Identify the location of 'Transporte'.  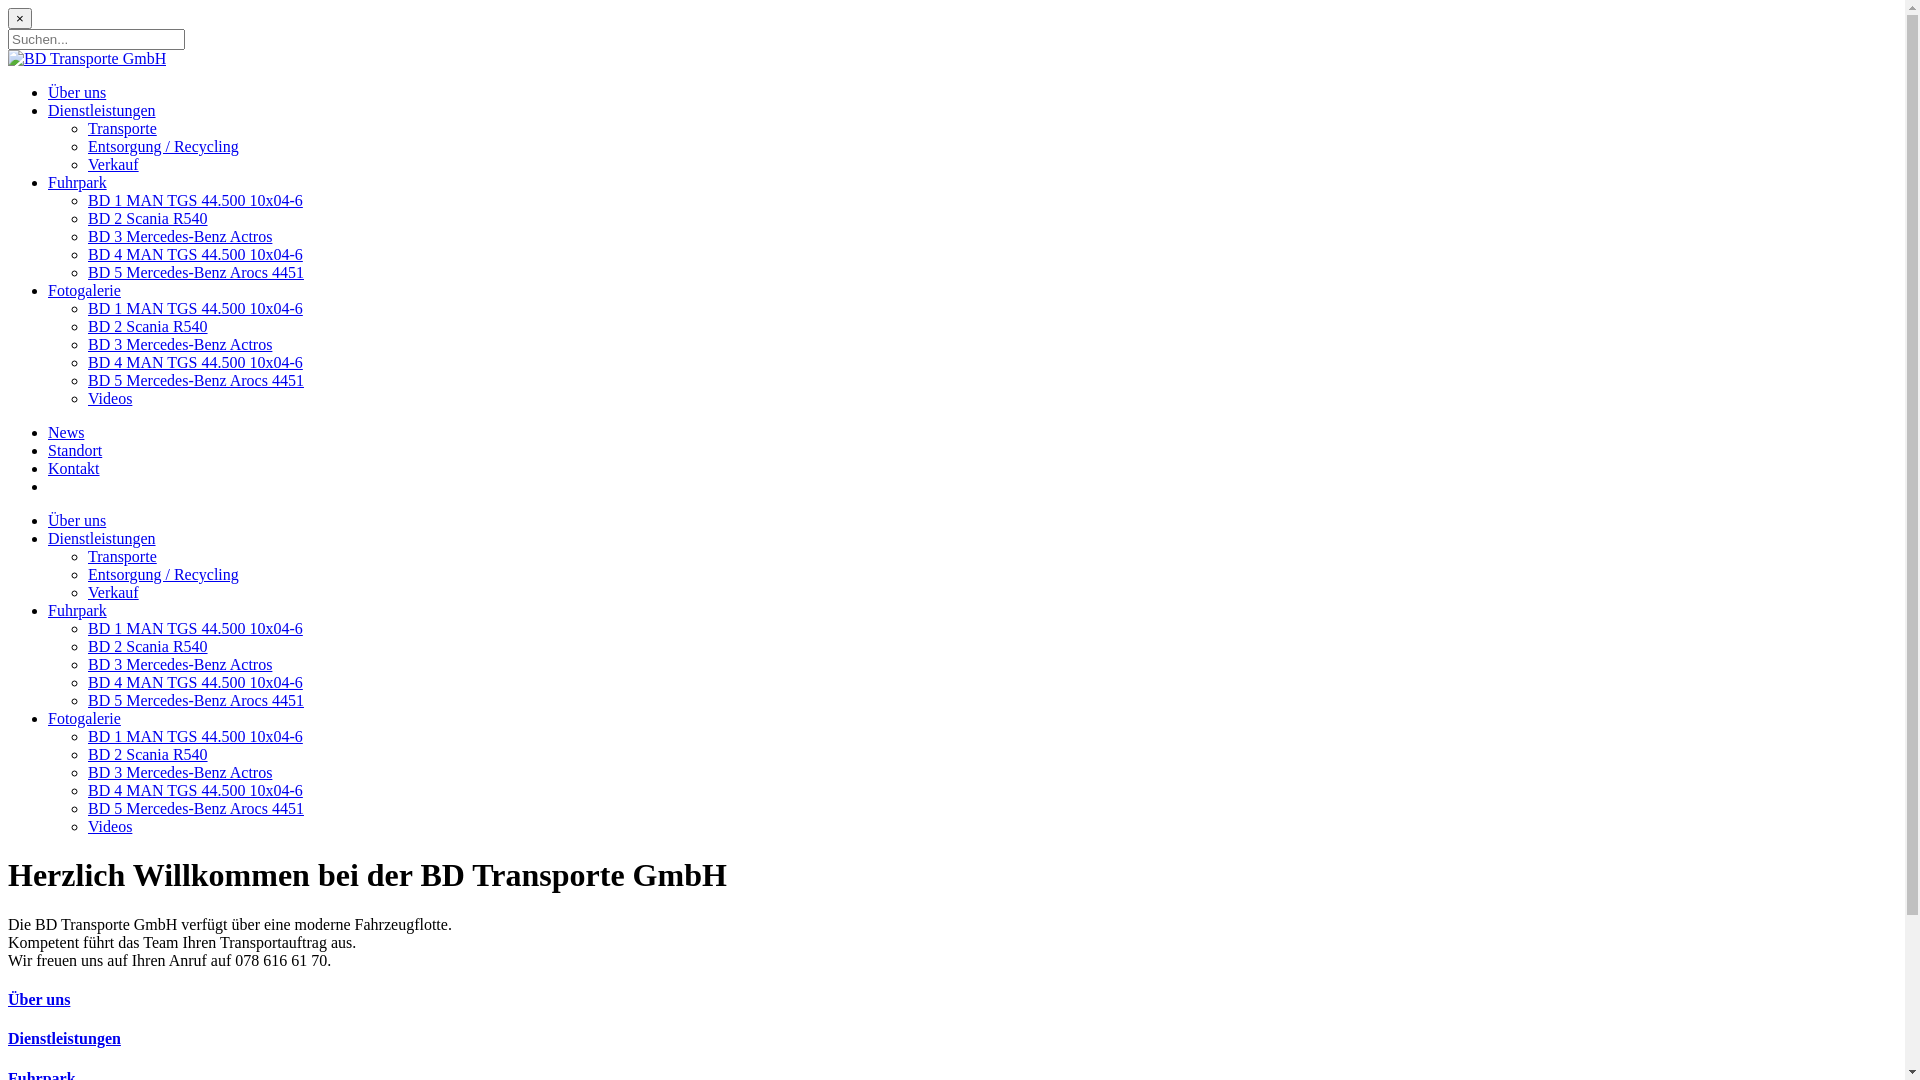
(121, 556).